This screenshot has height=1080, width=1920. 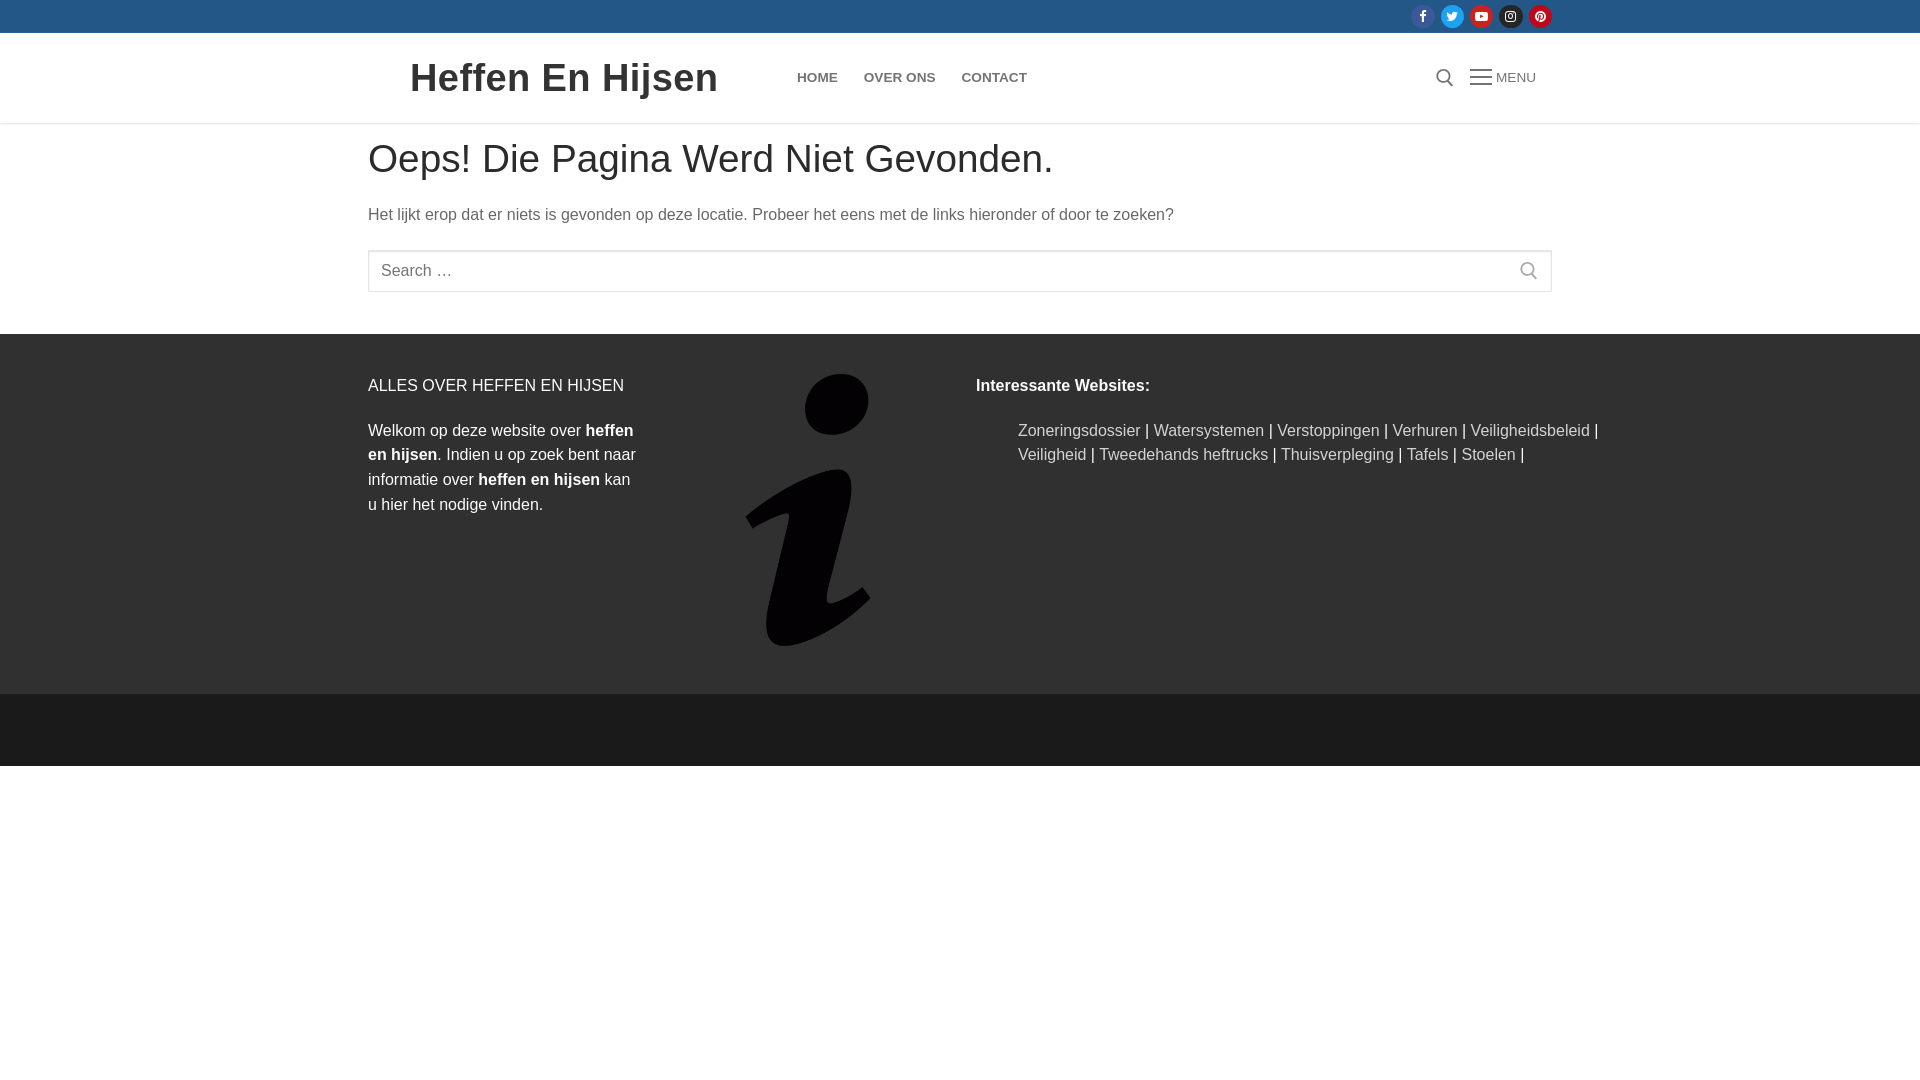 What do you see at coordinates (994, 76) in the screenshot?
I see `'CONTACT'` at bounding box center [994, 76].